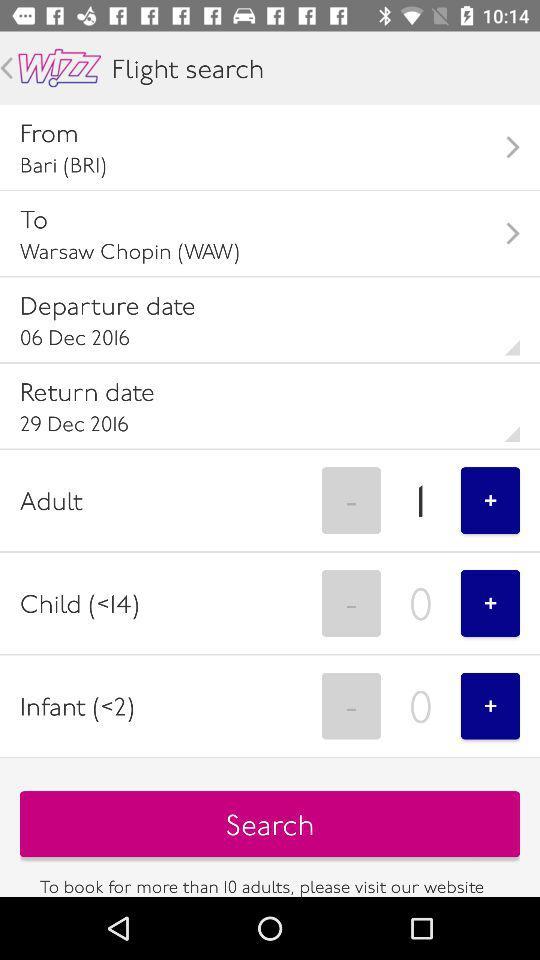  What do you see at coordinates (350, 499) in the screenshot?
I see `the item to the left of the 1 icon` at bounding box center [350, 499].